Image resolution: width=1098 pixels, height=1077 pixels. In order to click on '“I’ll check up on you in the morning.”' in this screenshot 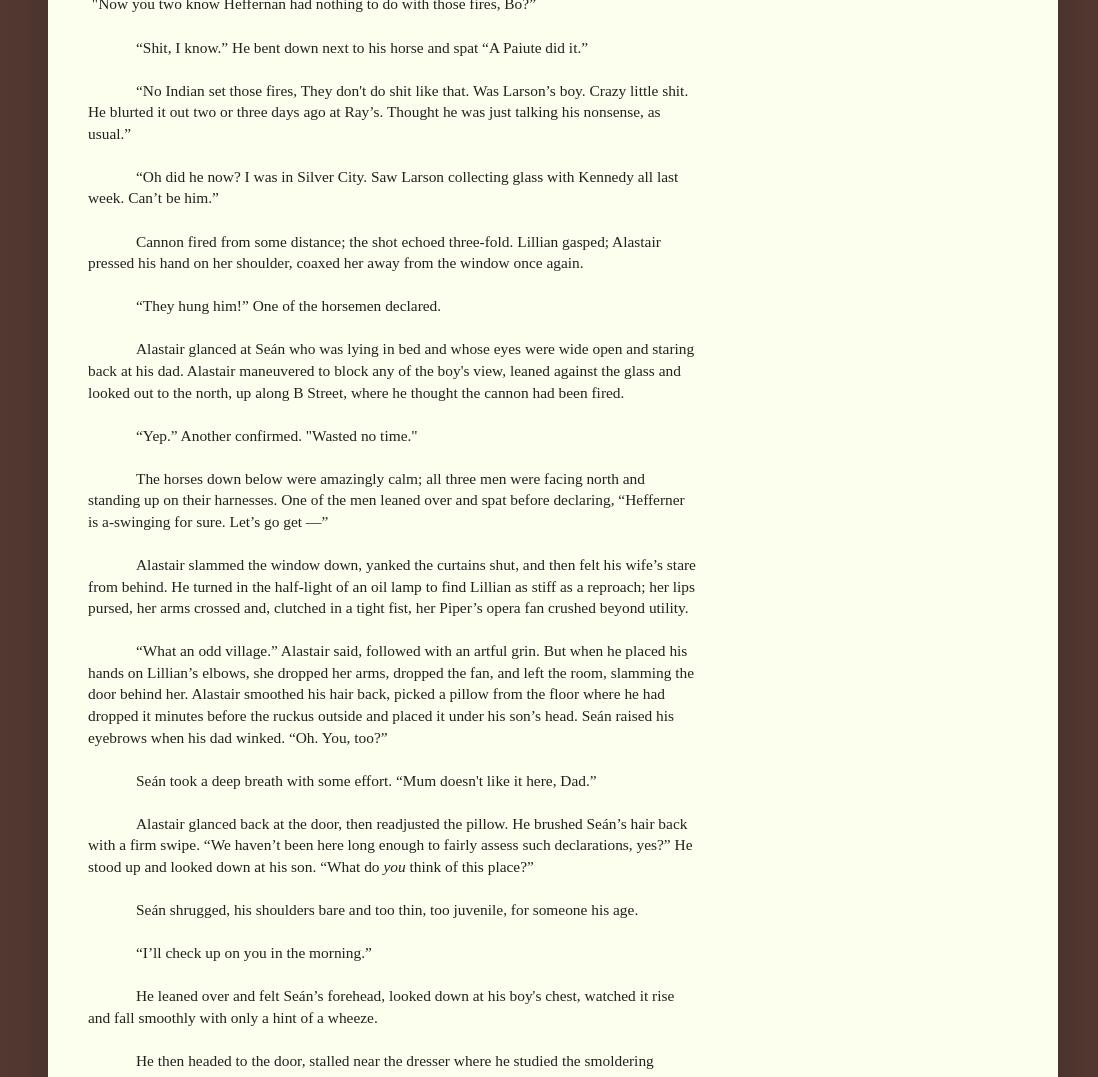, I will do `click(252, 951)`.